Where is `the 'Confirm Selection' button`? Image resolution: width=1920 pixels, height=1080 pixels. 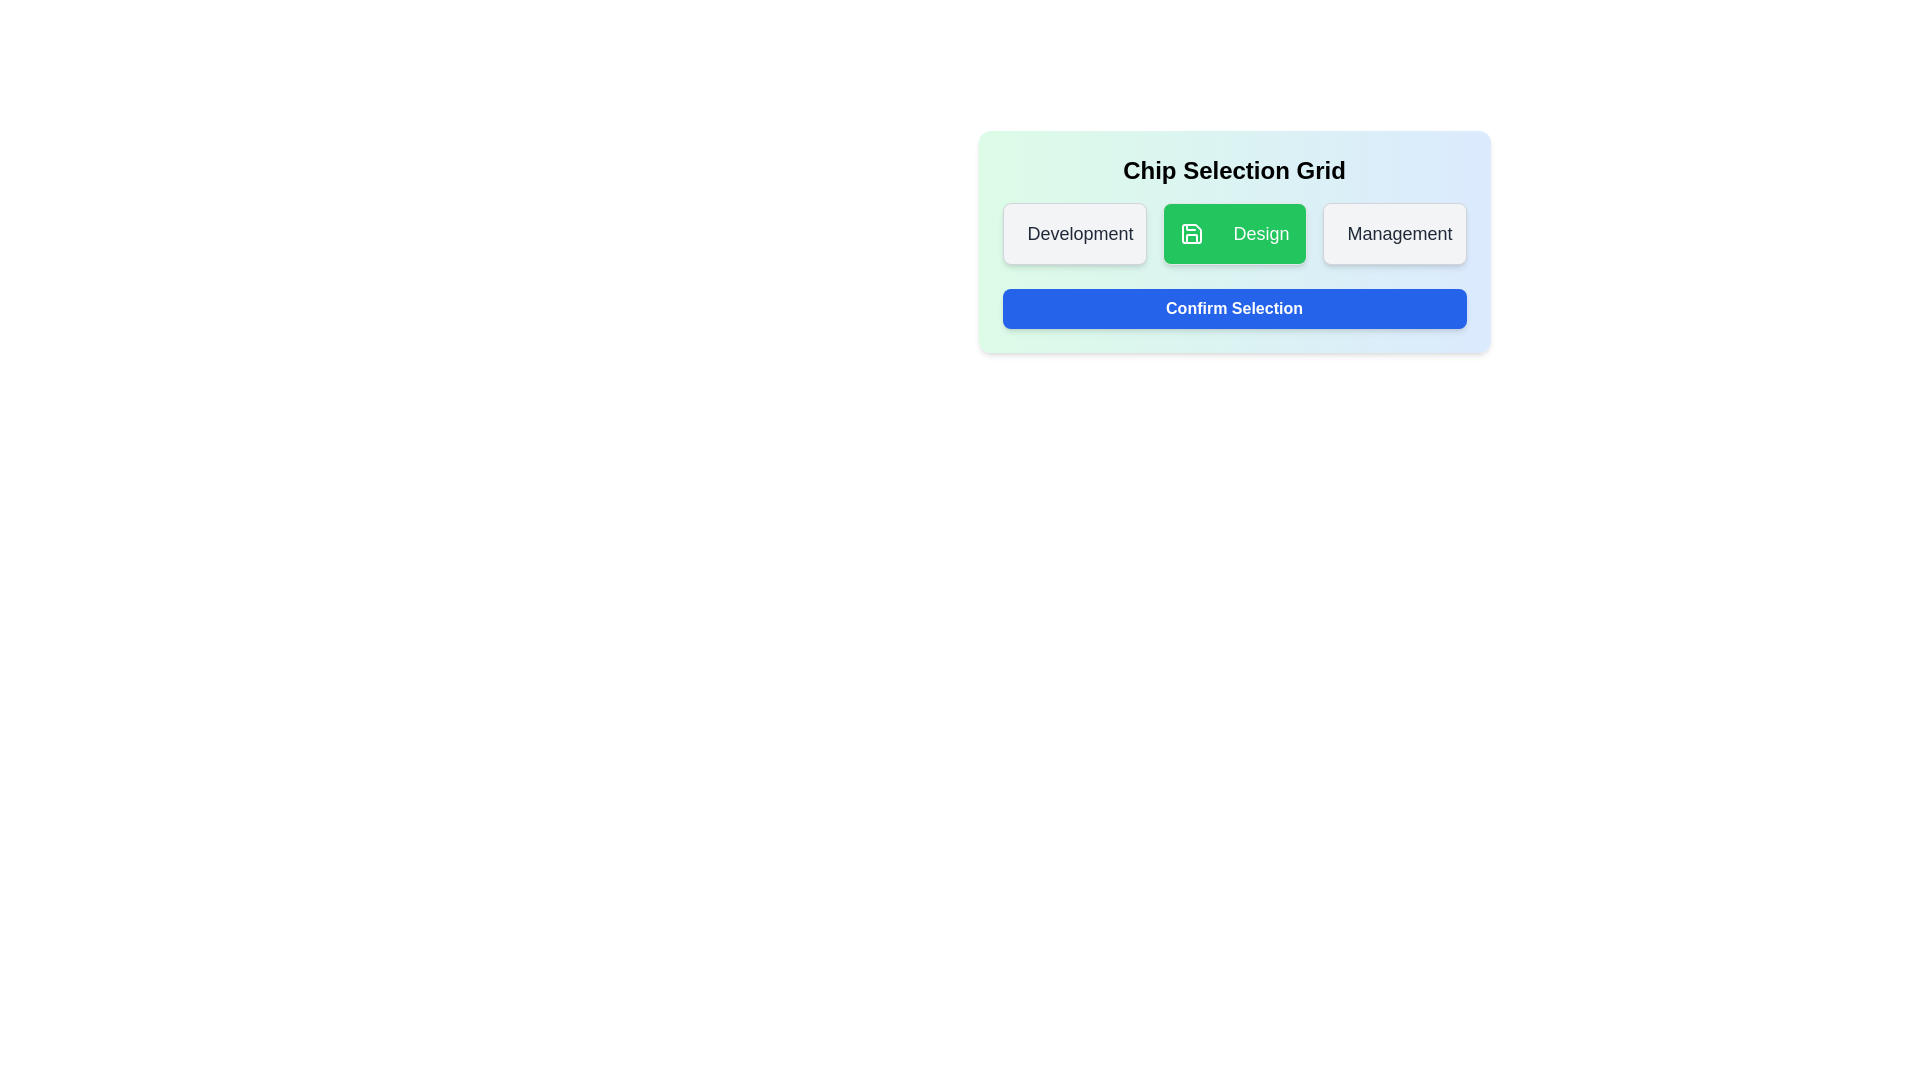 the 'Confirm Selection' button is located at coordinates (1233, 308).